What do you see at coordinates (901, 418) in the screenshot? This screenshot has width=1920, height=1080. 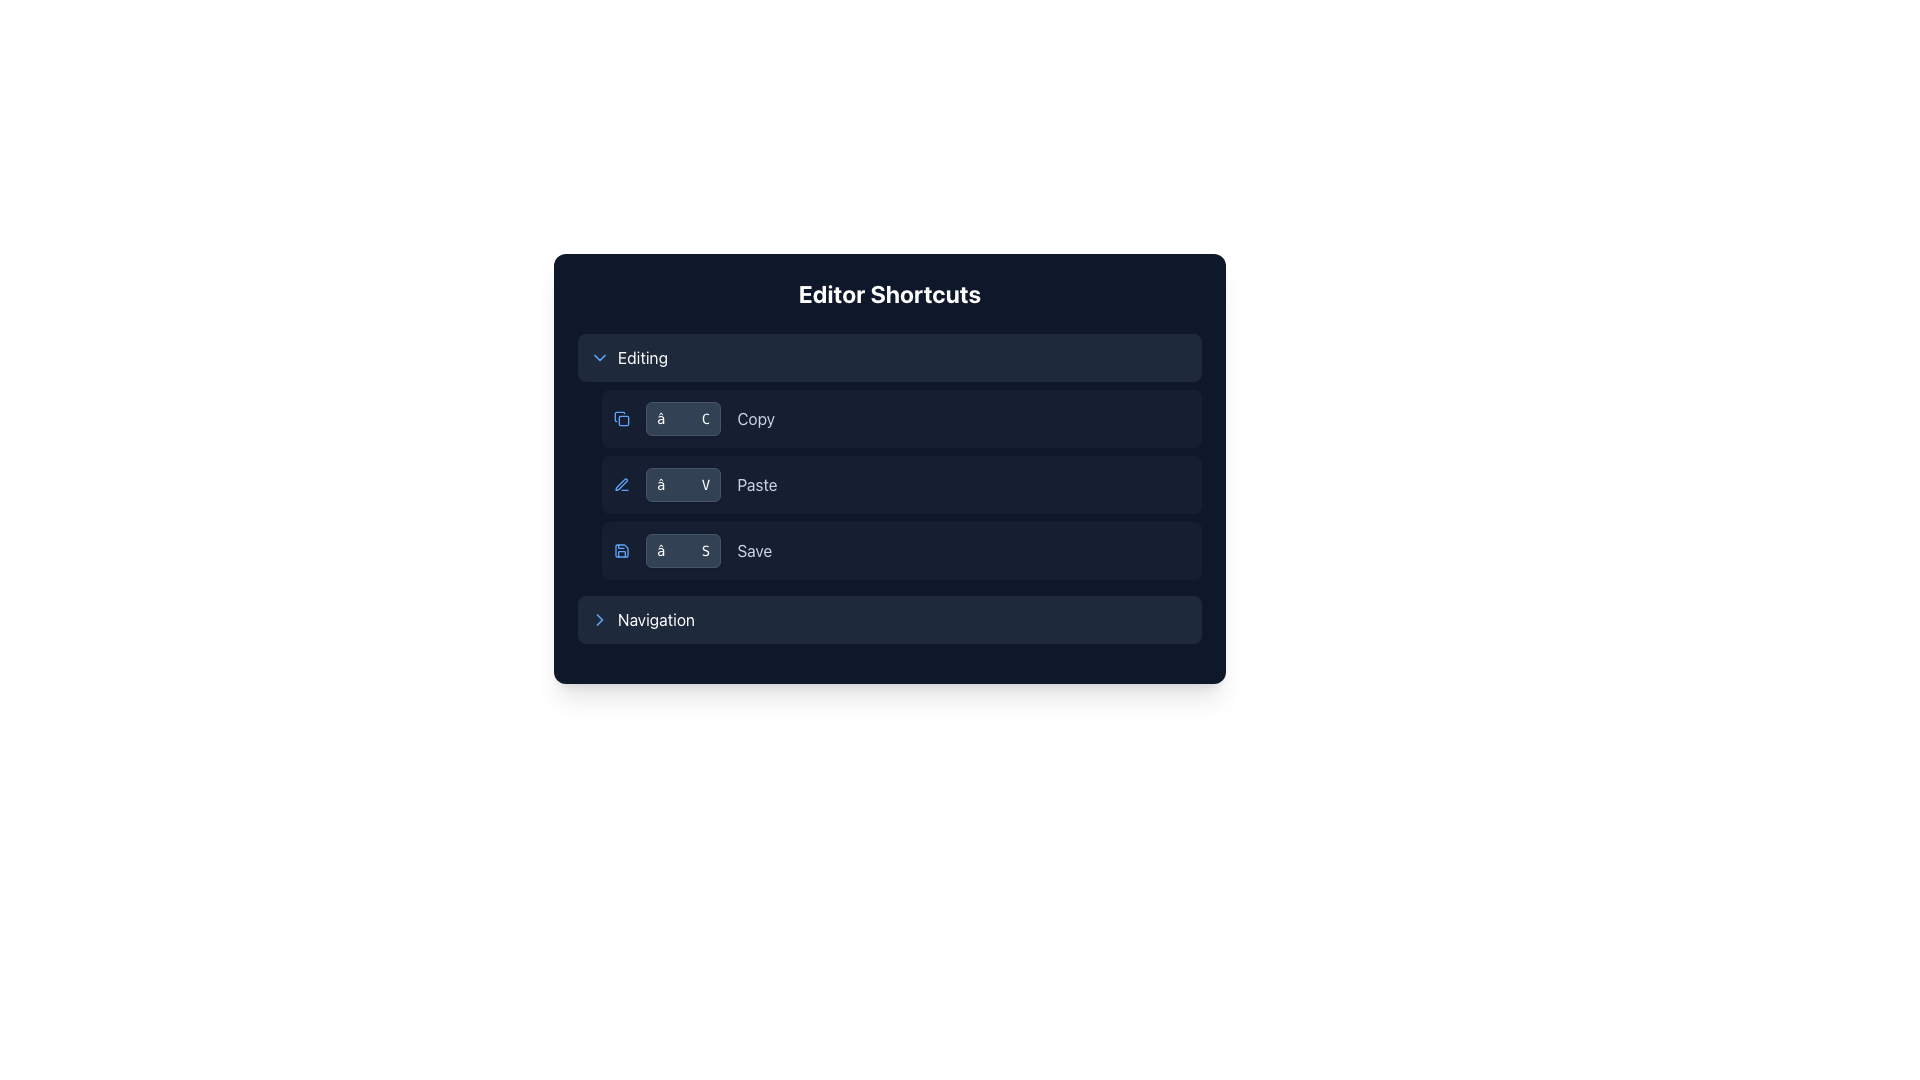 I see `the first row of the 'Editing' section in the 'Editor Shortcuts' that displays the shortcut key combination '⌘ C' for the 'Copy' action` at bounding box center [901, 418].